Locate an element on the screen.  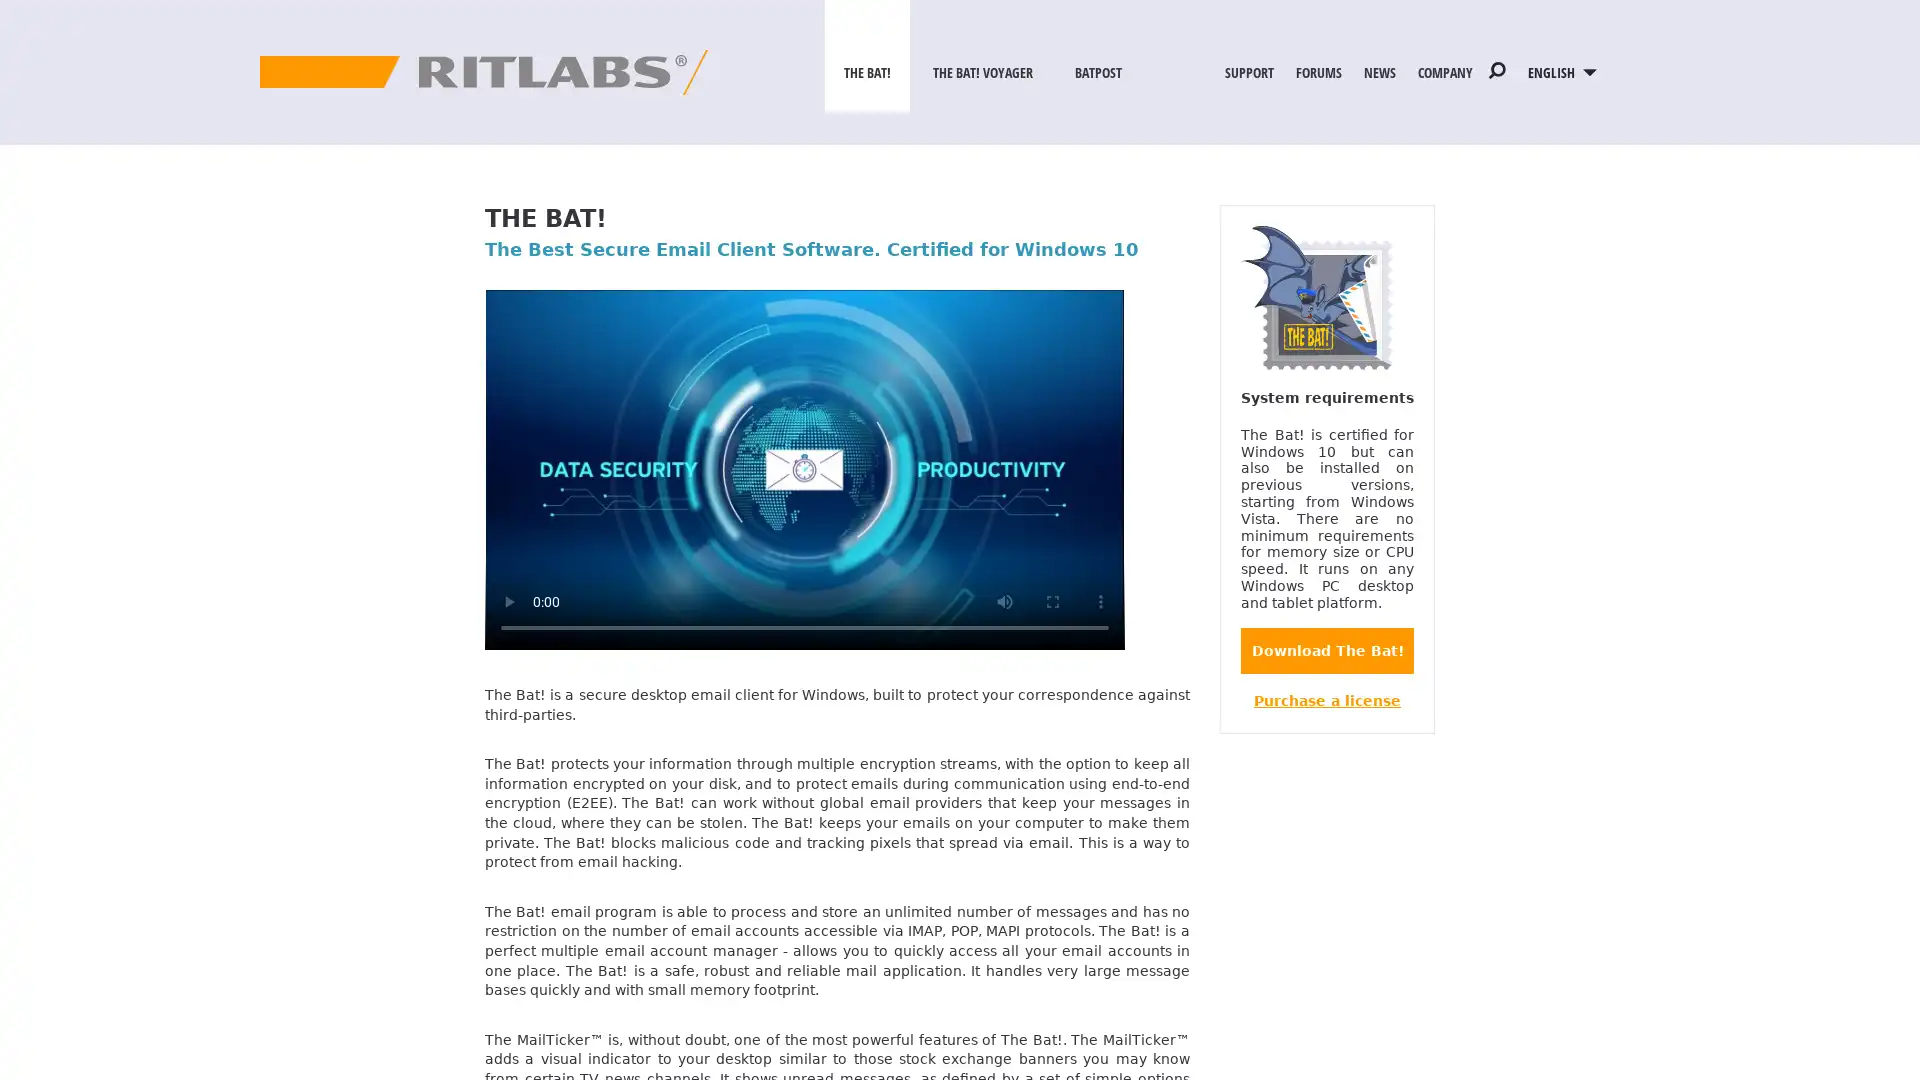
mute is located at coordinates (1004, 600).